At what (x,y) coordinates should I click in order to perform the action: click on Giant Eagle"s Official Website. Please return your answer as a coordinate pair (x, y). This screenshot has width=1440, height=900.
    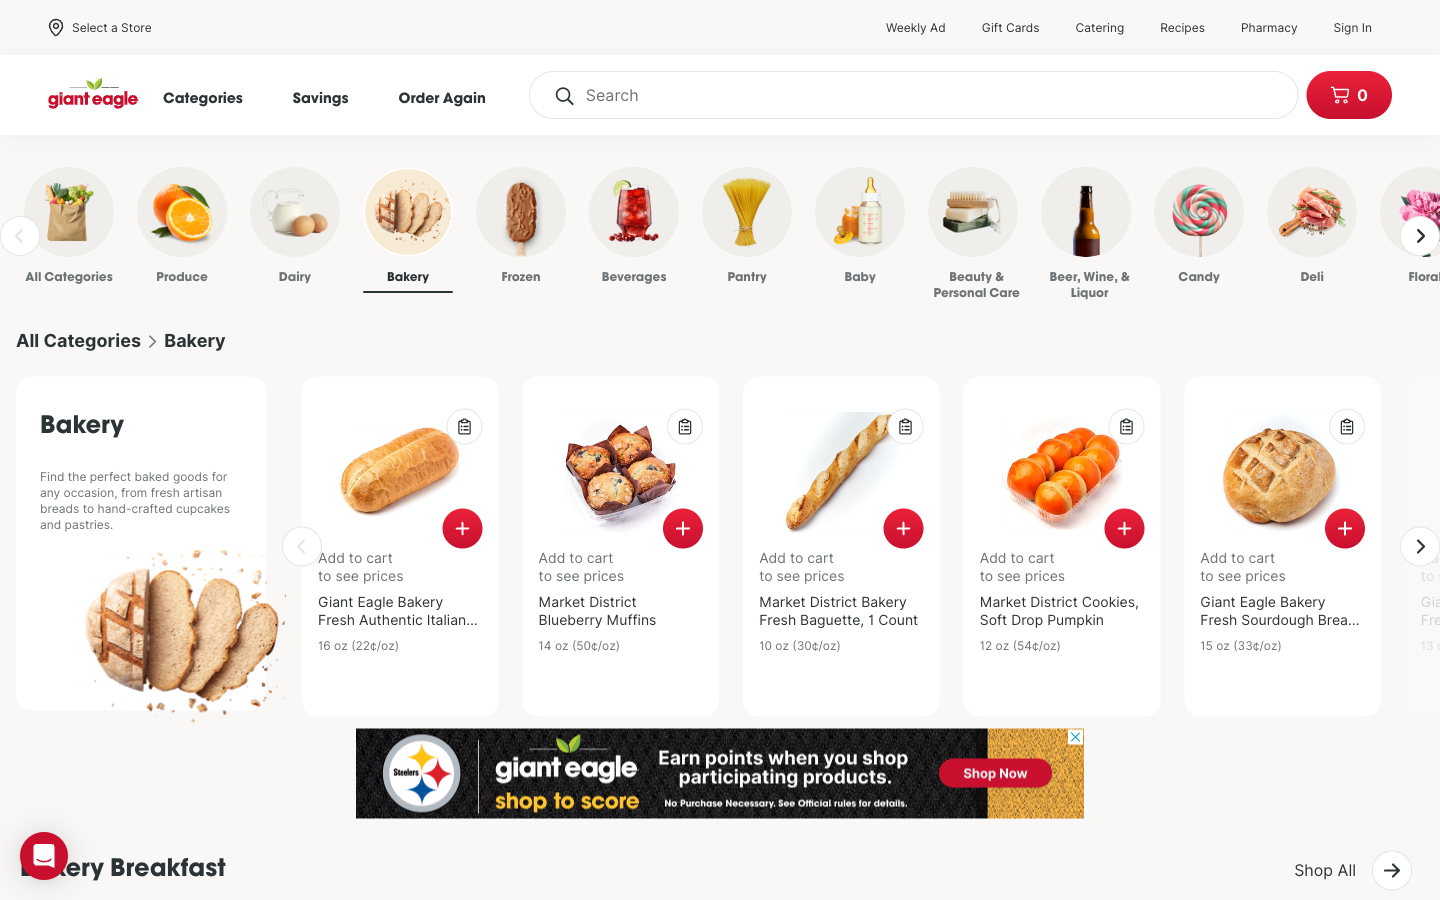
    Looking at the image, I should click on (94, 94).